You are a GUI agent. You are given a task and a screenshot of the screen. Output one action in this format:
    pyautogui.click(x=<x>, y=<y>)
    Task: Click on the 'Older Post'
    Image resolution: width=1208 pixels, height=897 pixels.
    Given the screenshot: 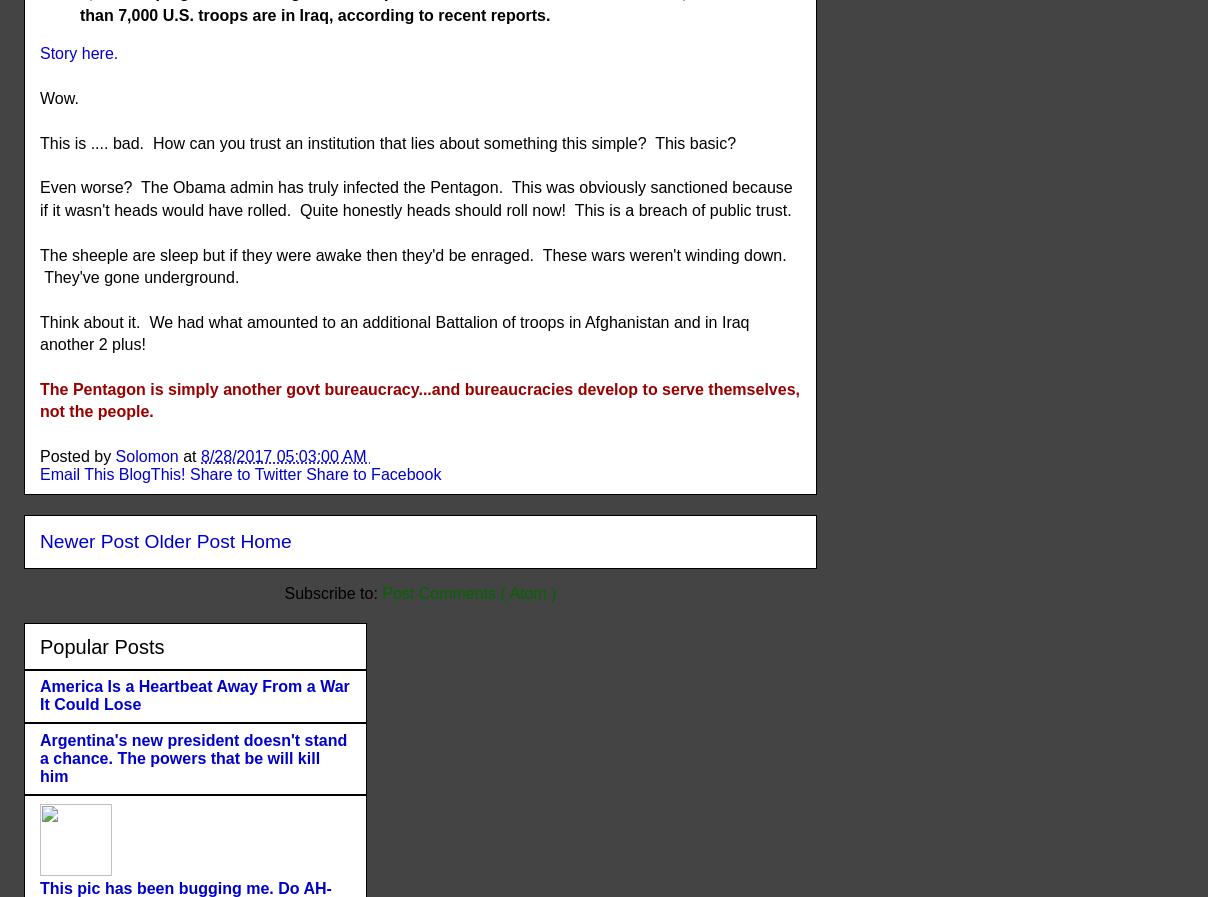 What is the action you would take?
    pyautogui.click(x=142, y=540)
    